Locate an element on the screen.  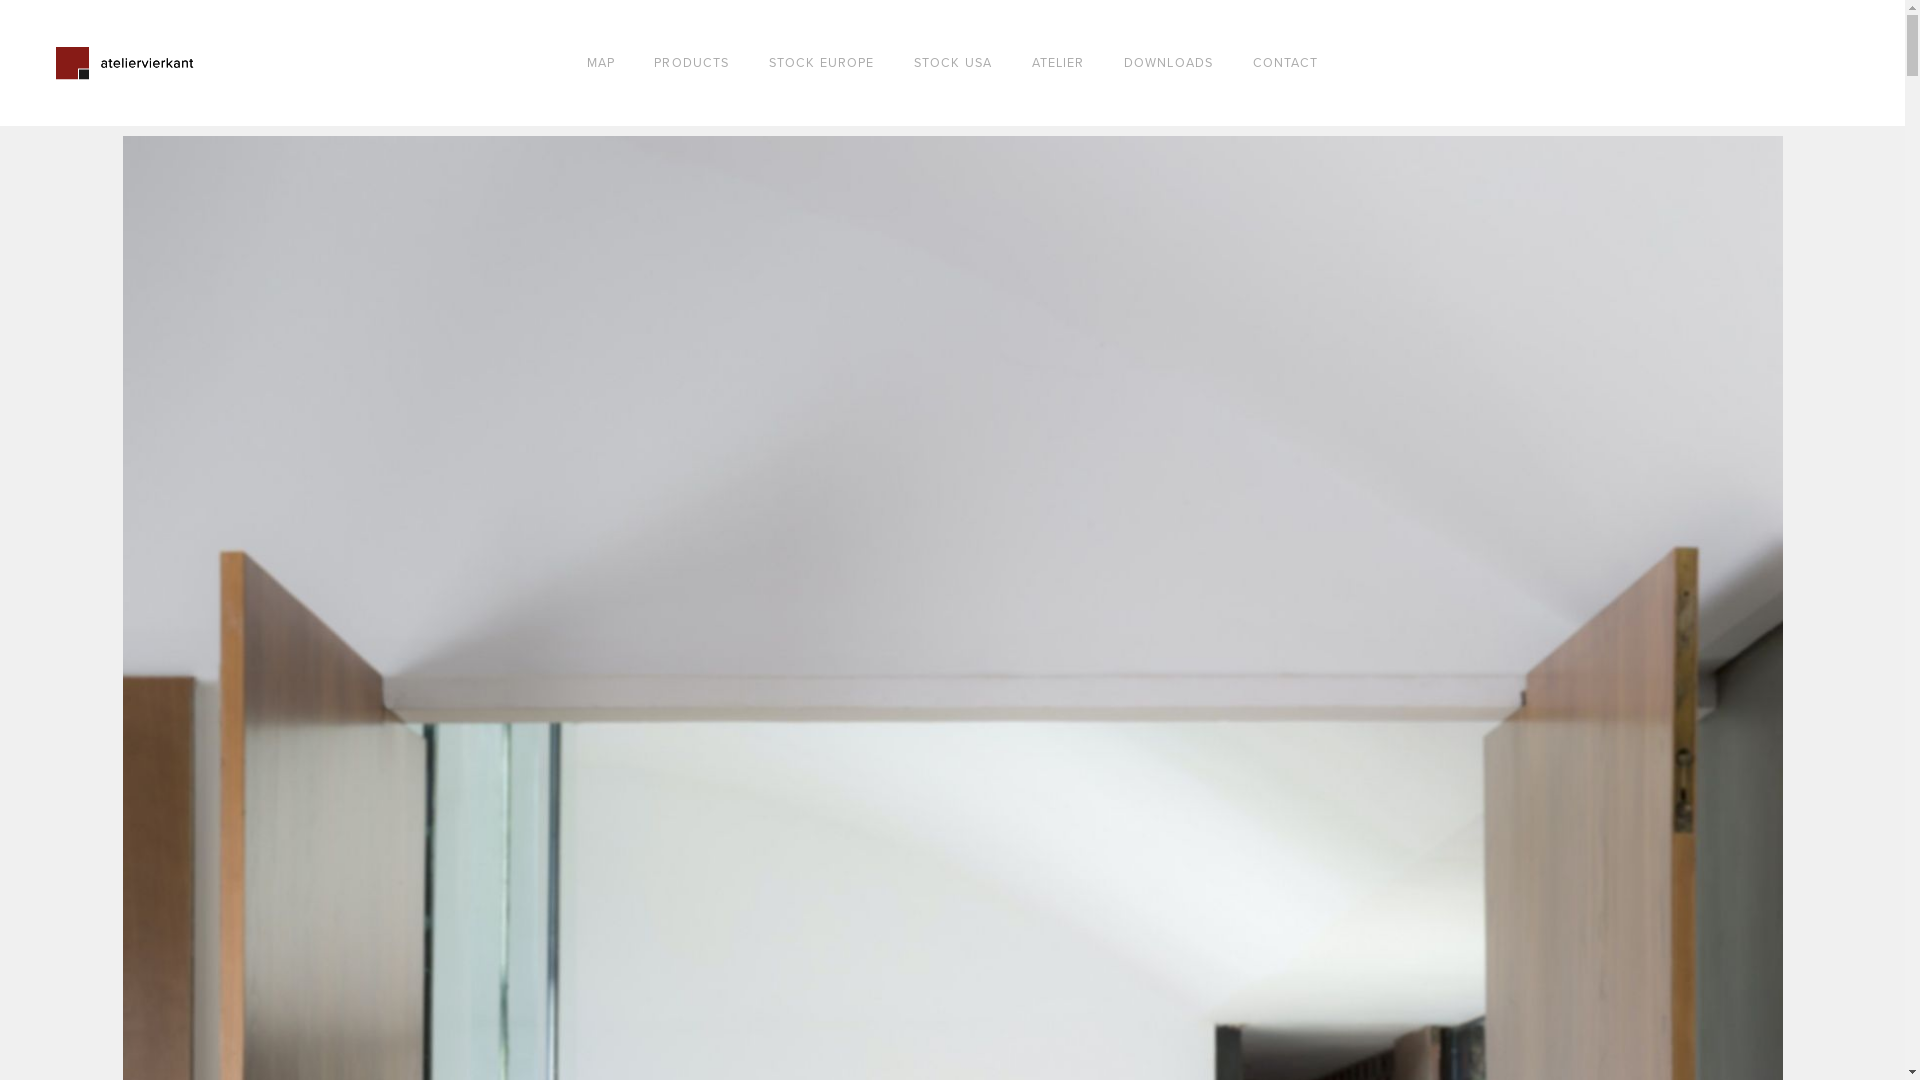
'STOCK EUROPE' is located at coordinates (821, 62).